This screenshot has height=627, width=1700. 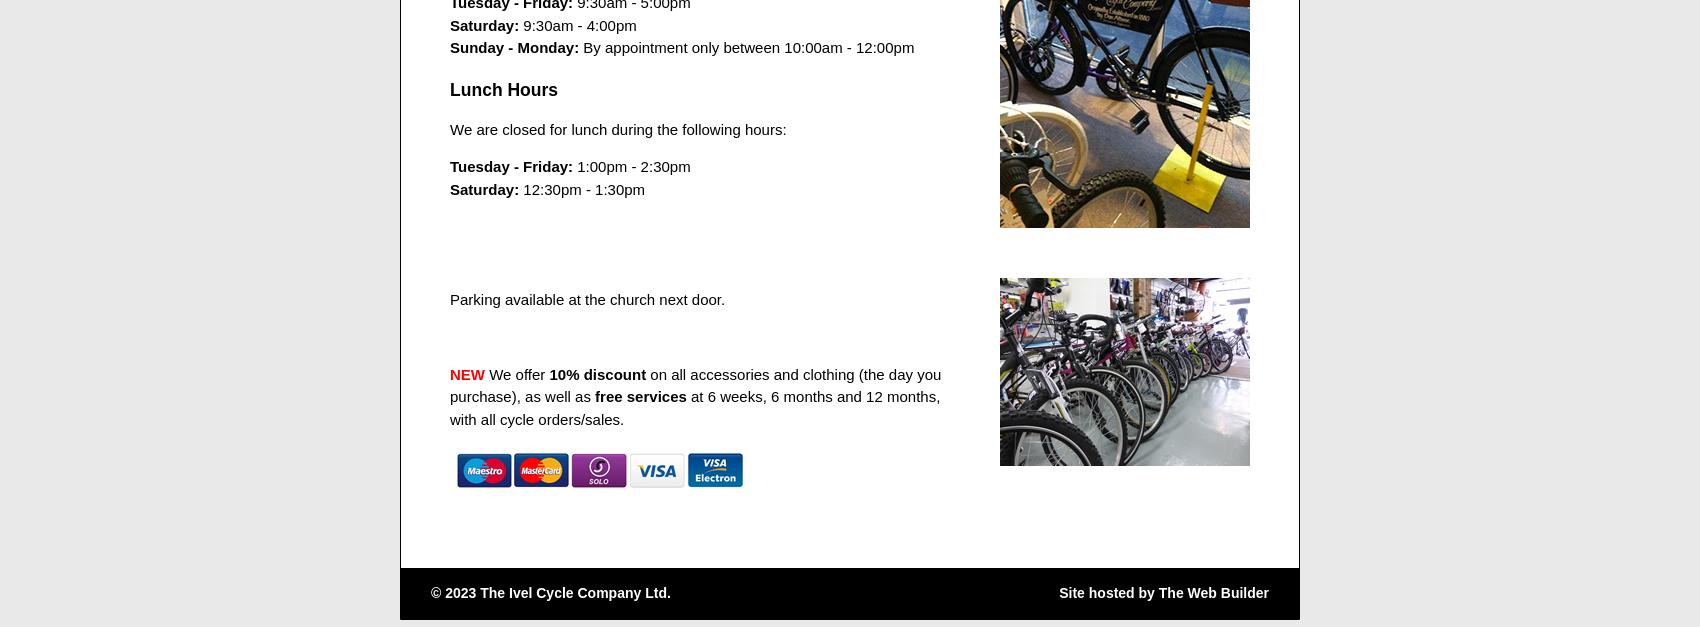 What do you see at coordinates (1057, 591) in the screenshot?
I see `'Site hosted by'` at bounding box center [1057, 591].